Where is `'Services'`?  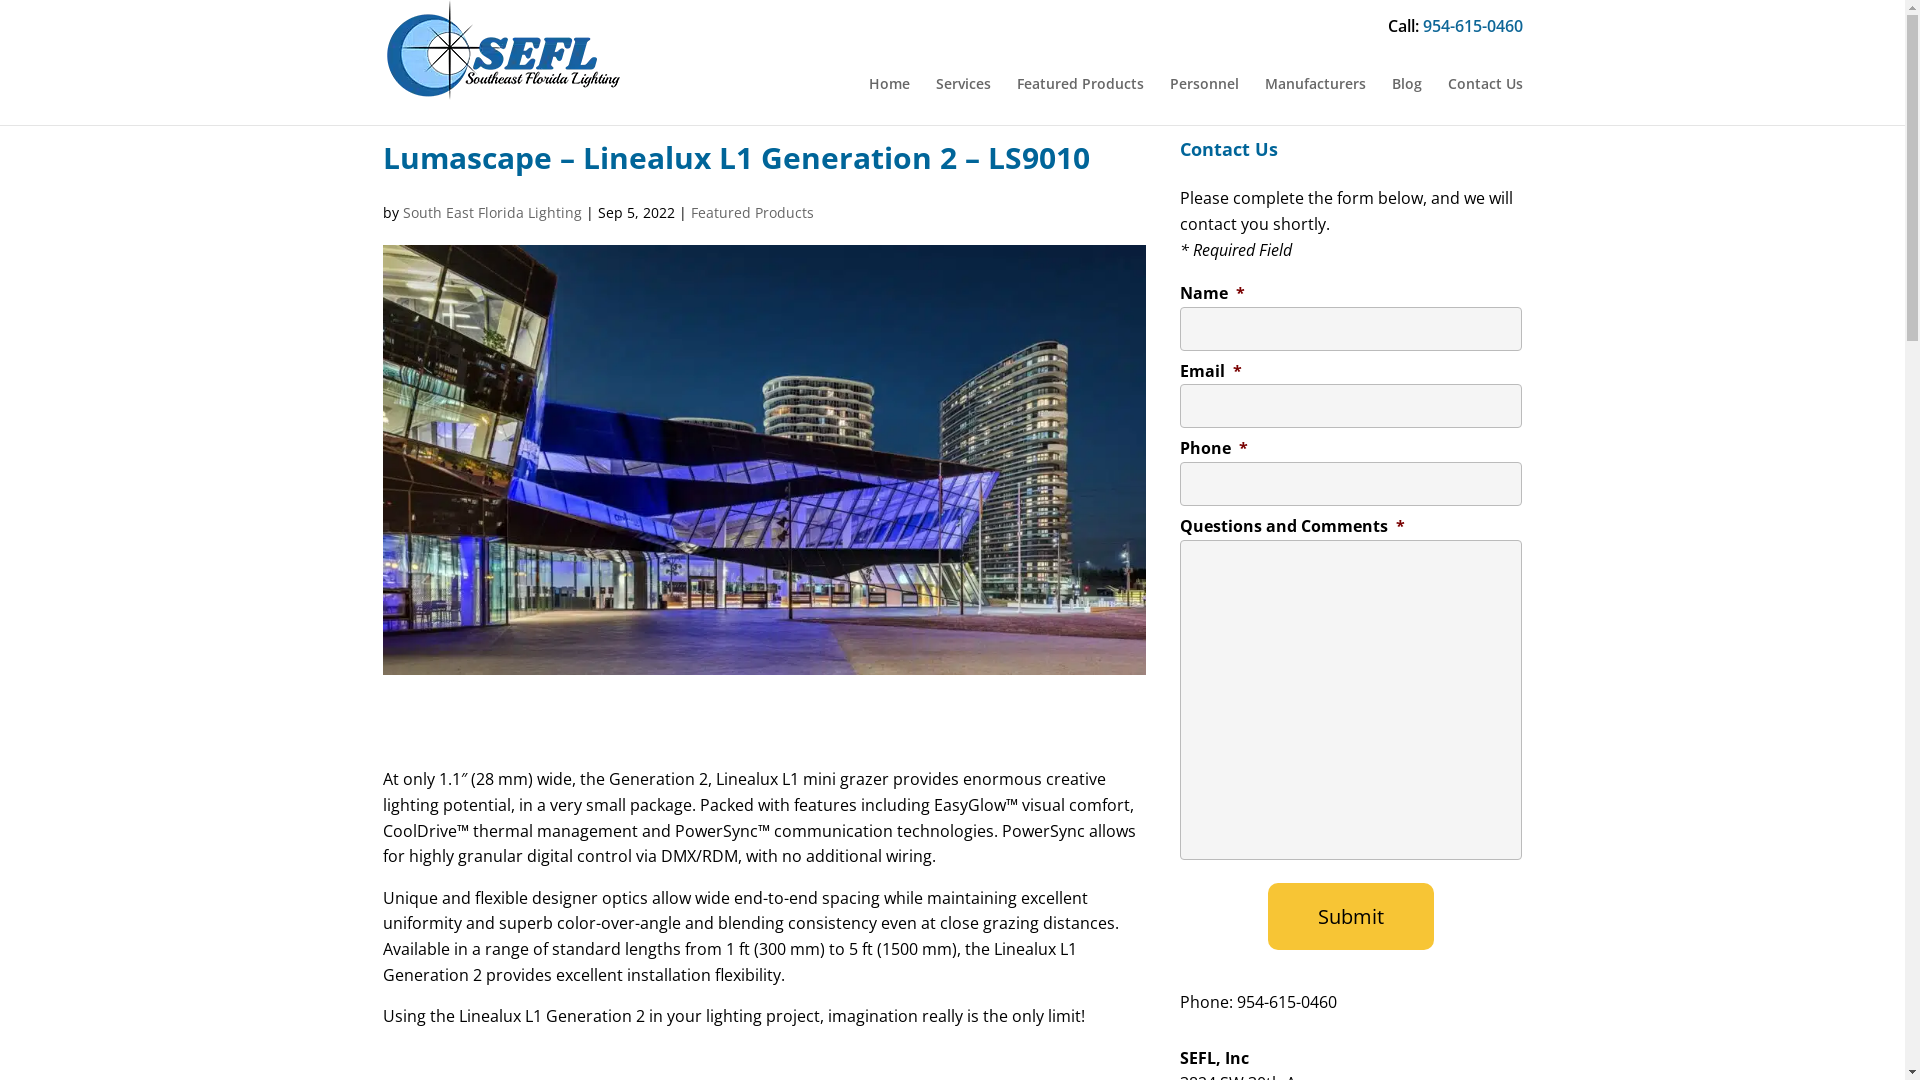
'Services' is located at coordinates (963, 83).